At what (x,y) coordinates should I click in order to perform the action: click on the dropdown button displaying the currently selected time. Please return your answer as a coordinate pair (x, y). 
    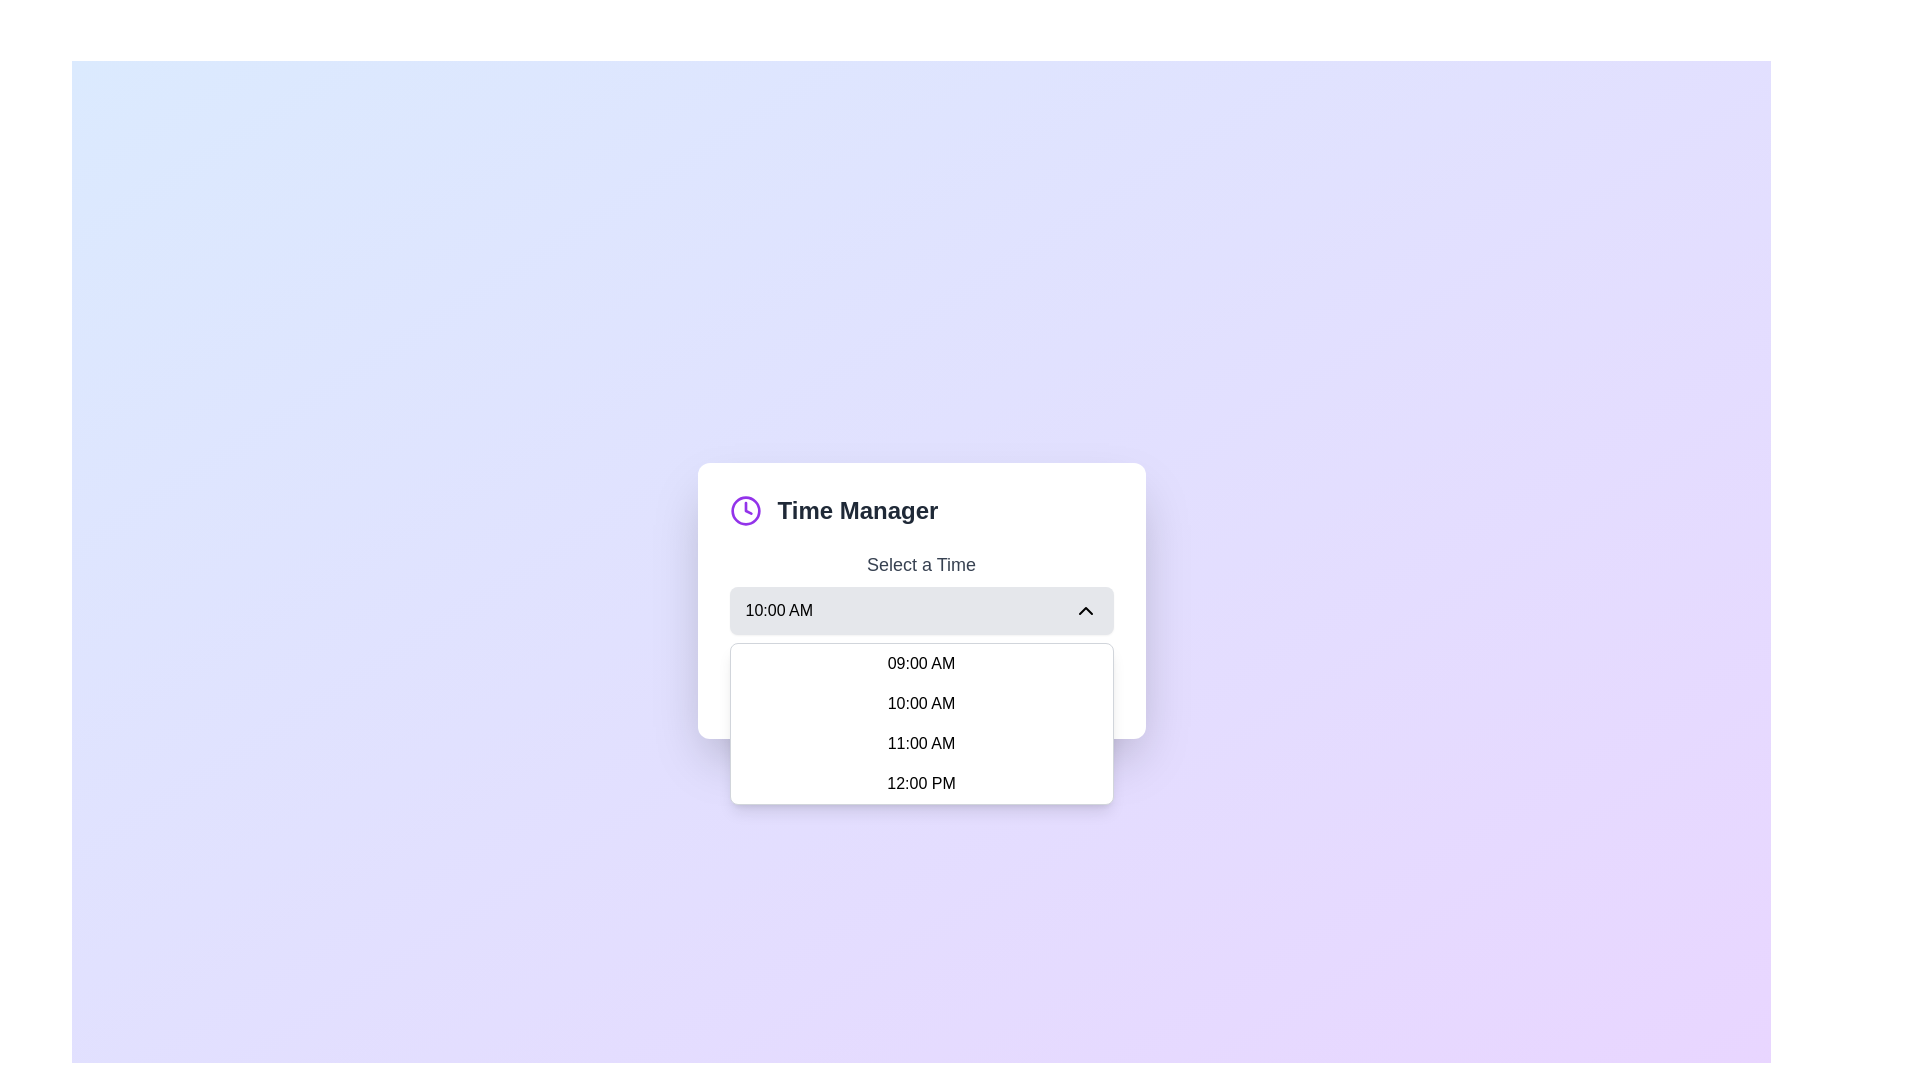
    Looking at the image, I should click on (920, 609).